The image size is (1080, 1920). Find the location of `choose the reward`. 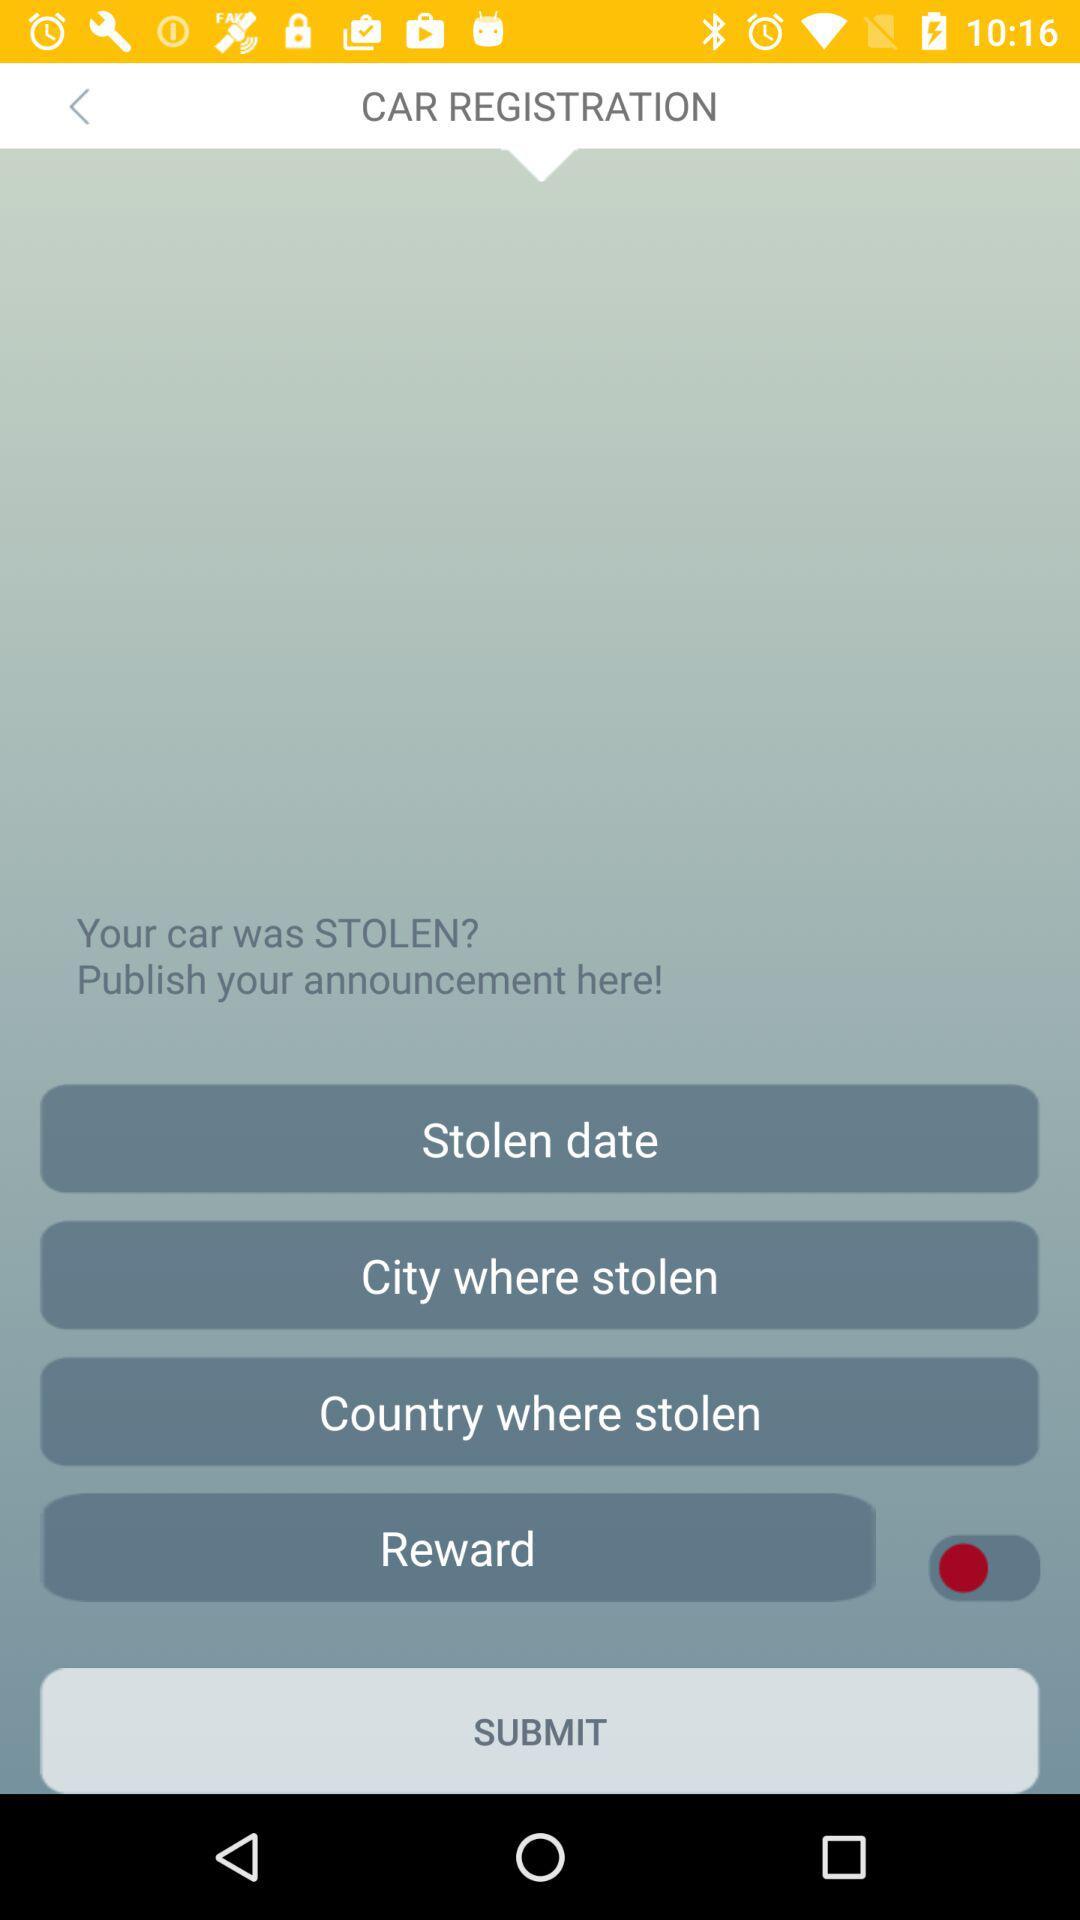

choose the reward is located at coordinates (457, 1546).